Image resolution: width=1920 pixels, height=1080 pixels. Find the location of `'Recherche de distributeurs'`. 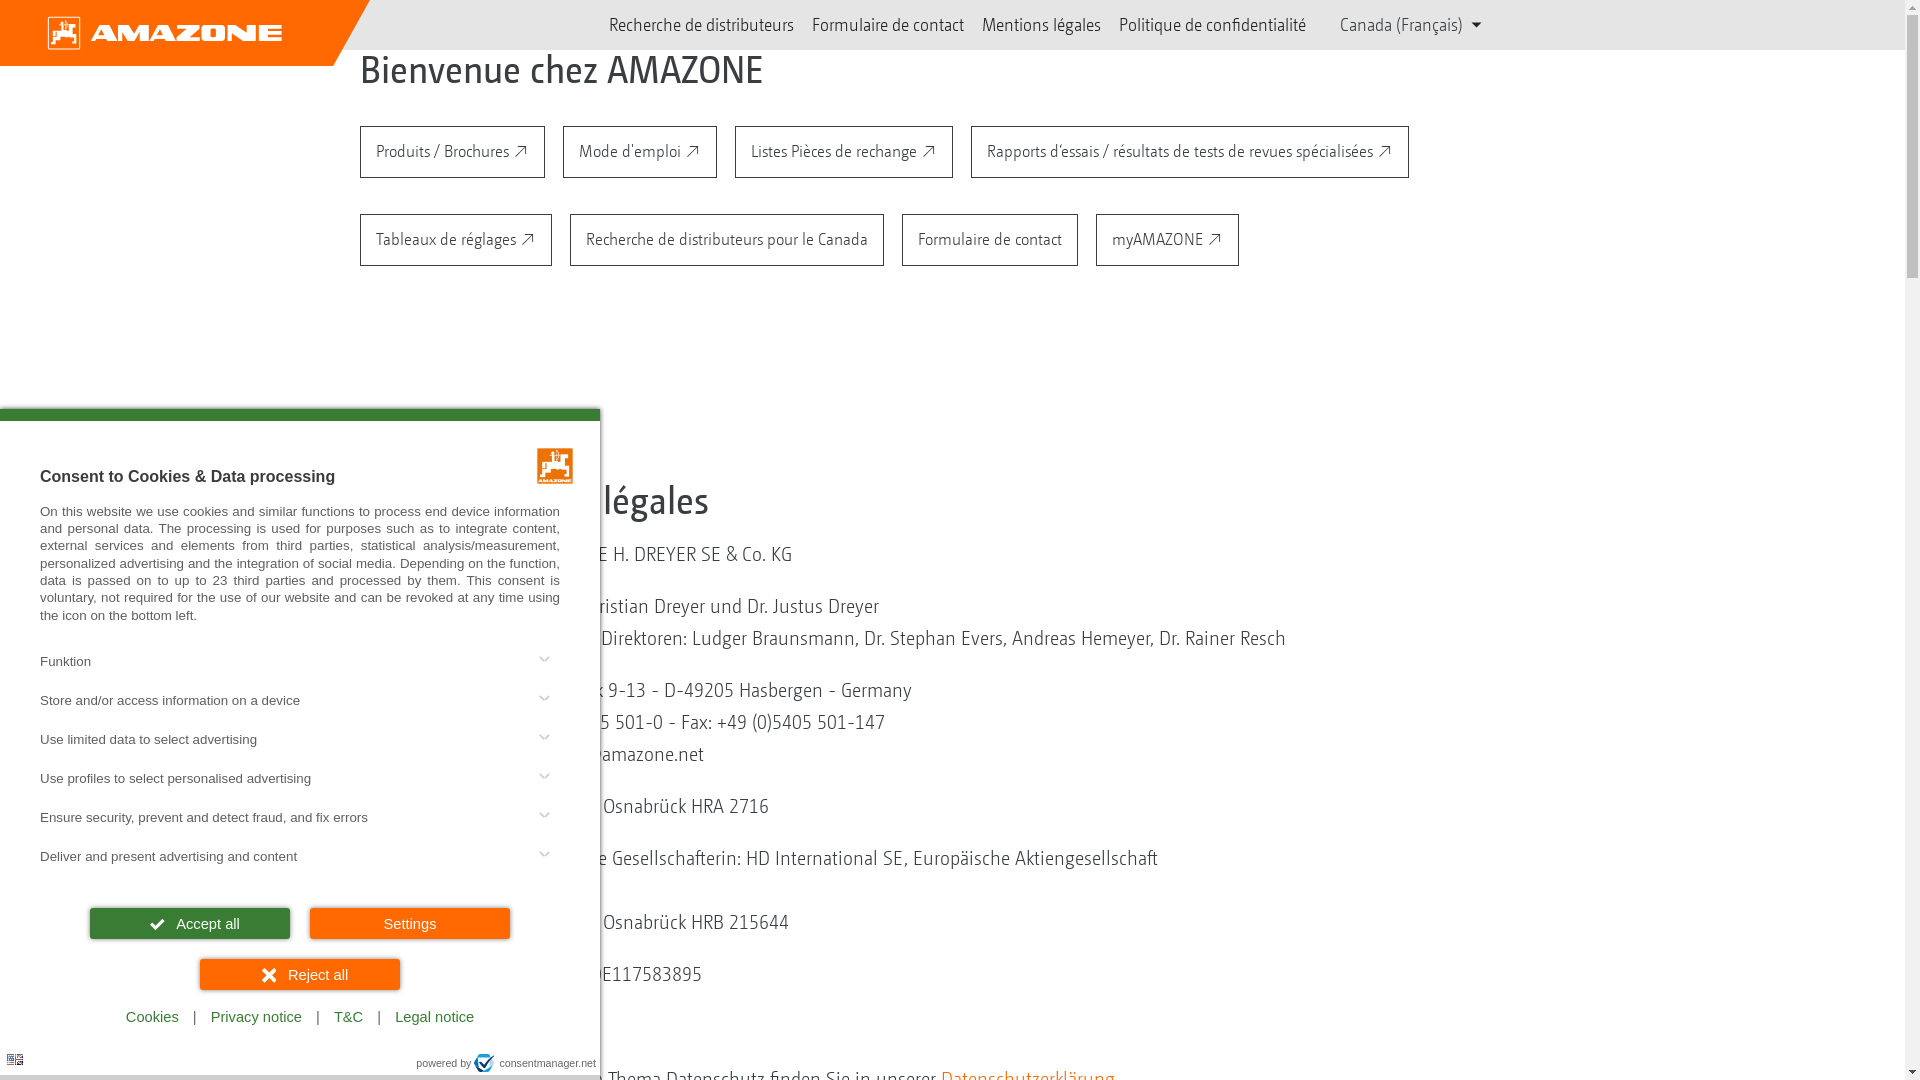

'Recherche de distributeurs' is located at coordinates (701, 24).